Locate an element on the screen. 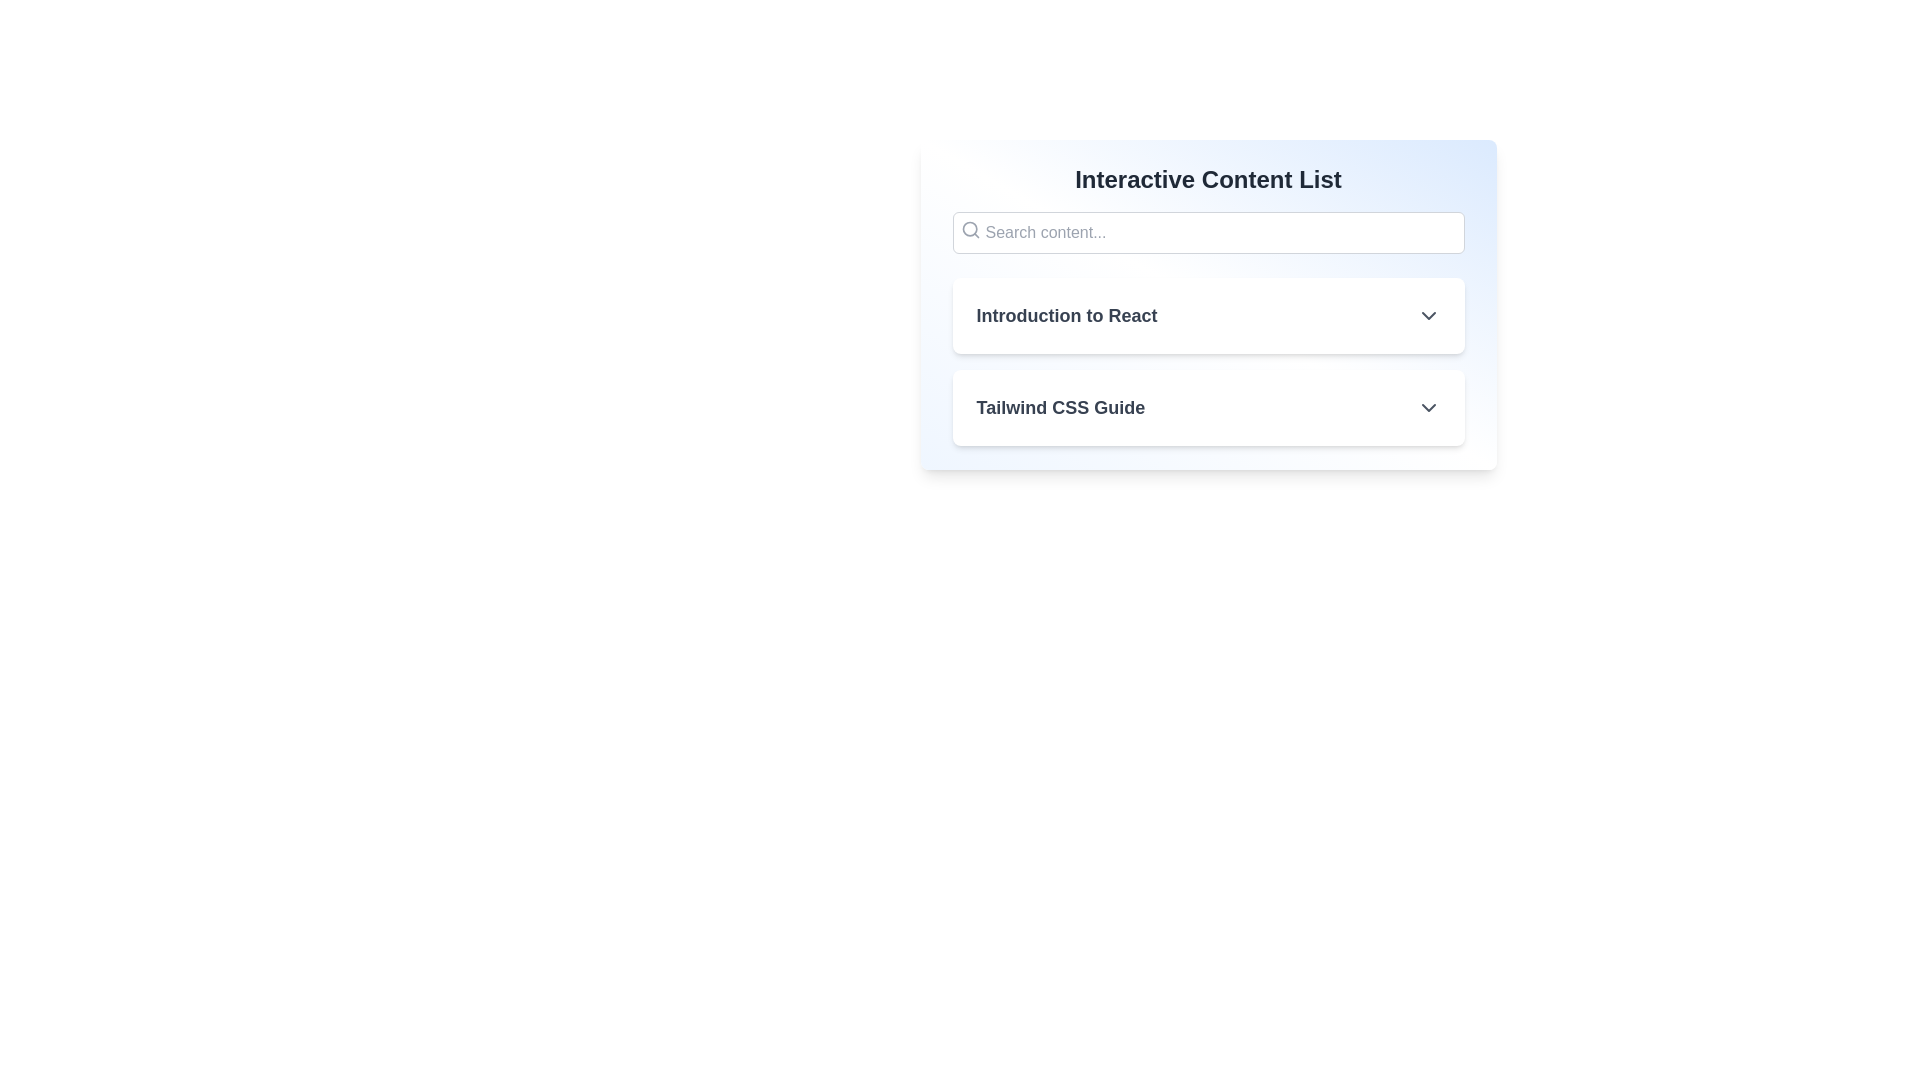 Image resolution: width=1920 pixels, height=1080 pixels. the icon accompanying the list item titled 'Introduction to React' to toggle its expanded state is located at coordinates (1427, 315).